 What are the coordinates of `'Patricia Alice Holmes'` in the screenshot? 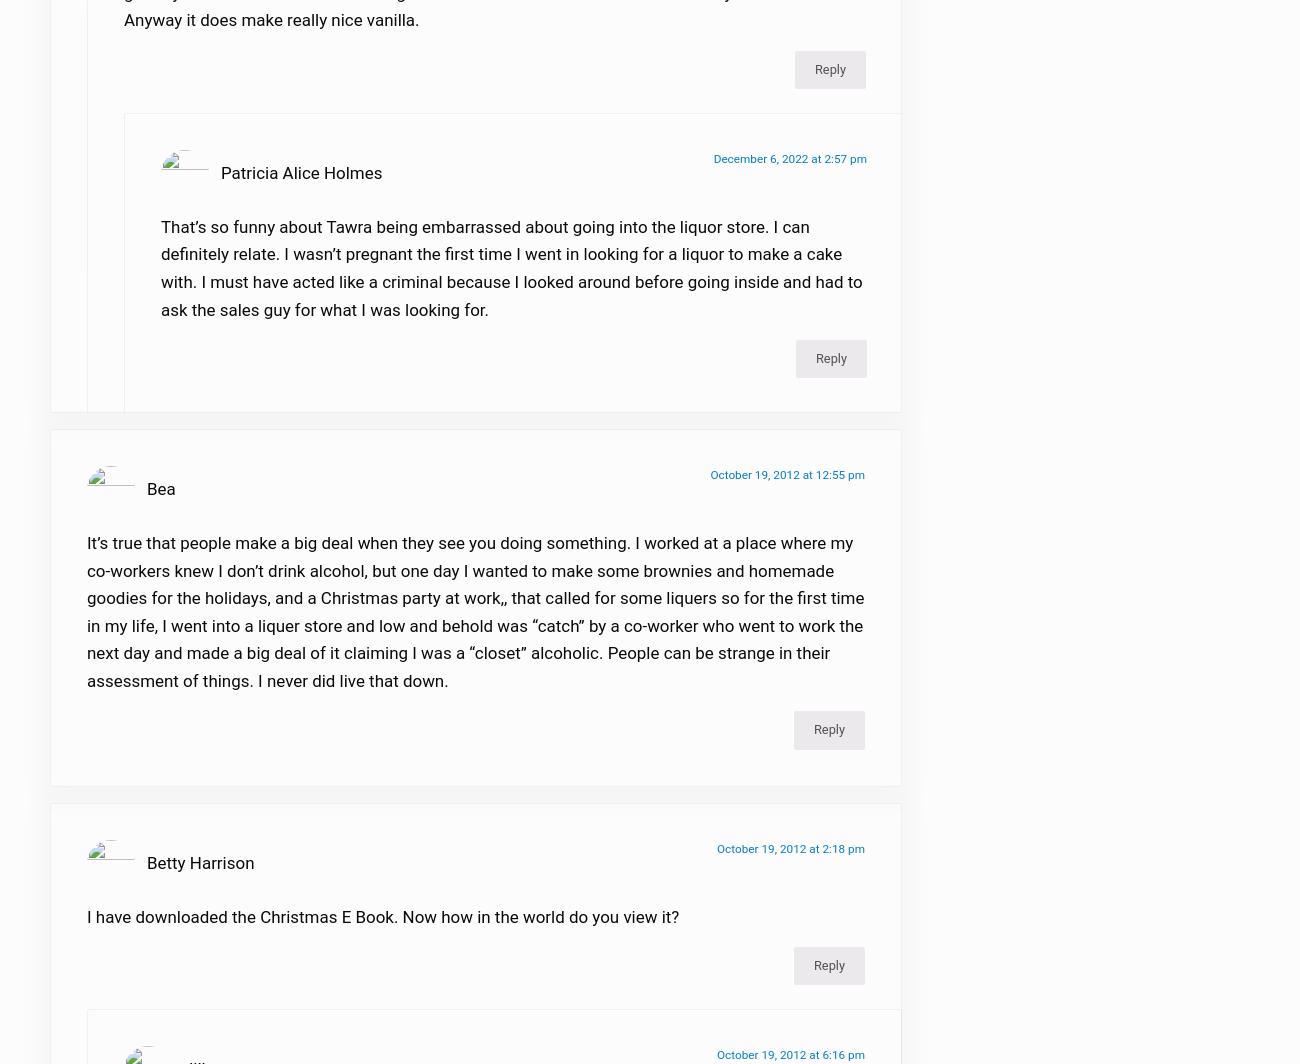 It's located at (301, 185).